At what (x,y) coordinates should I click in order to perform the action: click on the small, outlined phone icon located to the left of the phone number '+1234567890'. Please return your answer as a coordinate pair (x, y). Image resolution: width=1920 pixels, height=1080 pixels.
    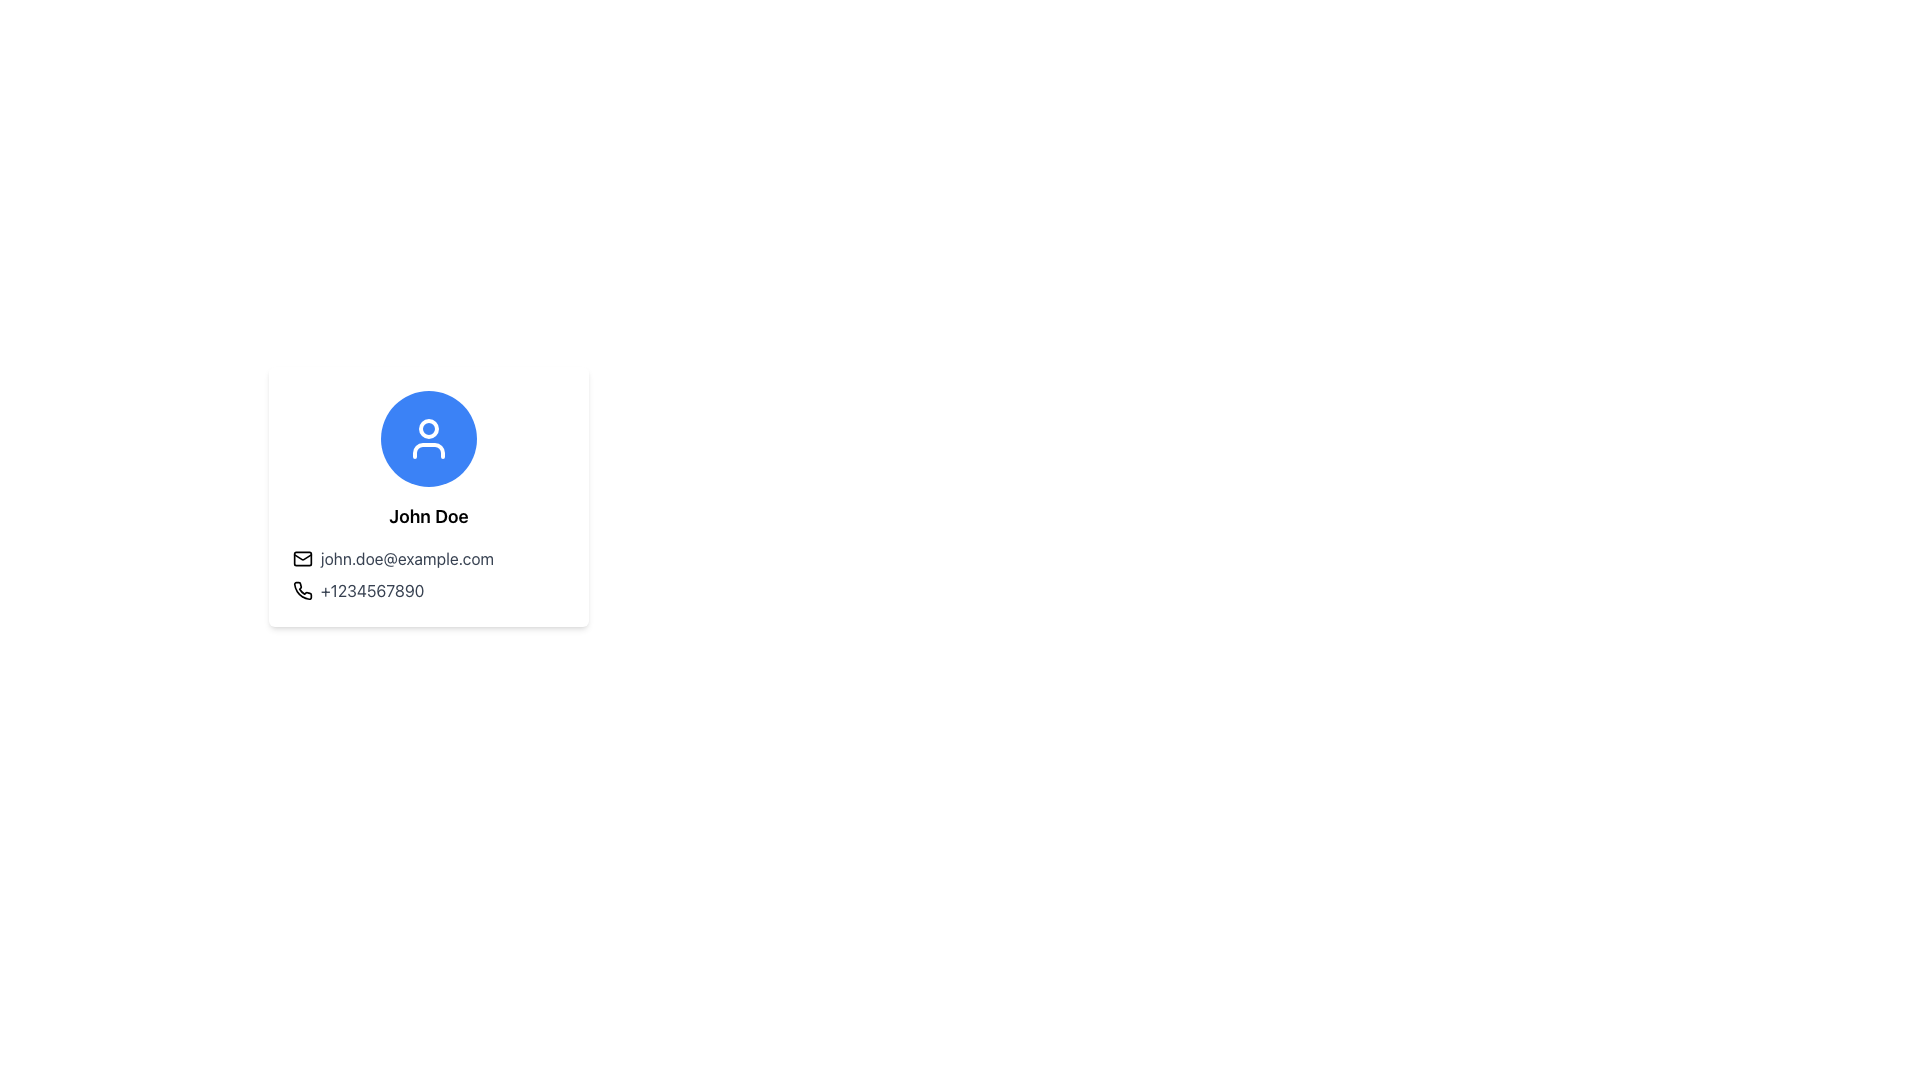
    Looking at the image, I should click on (301, 589).